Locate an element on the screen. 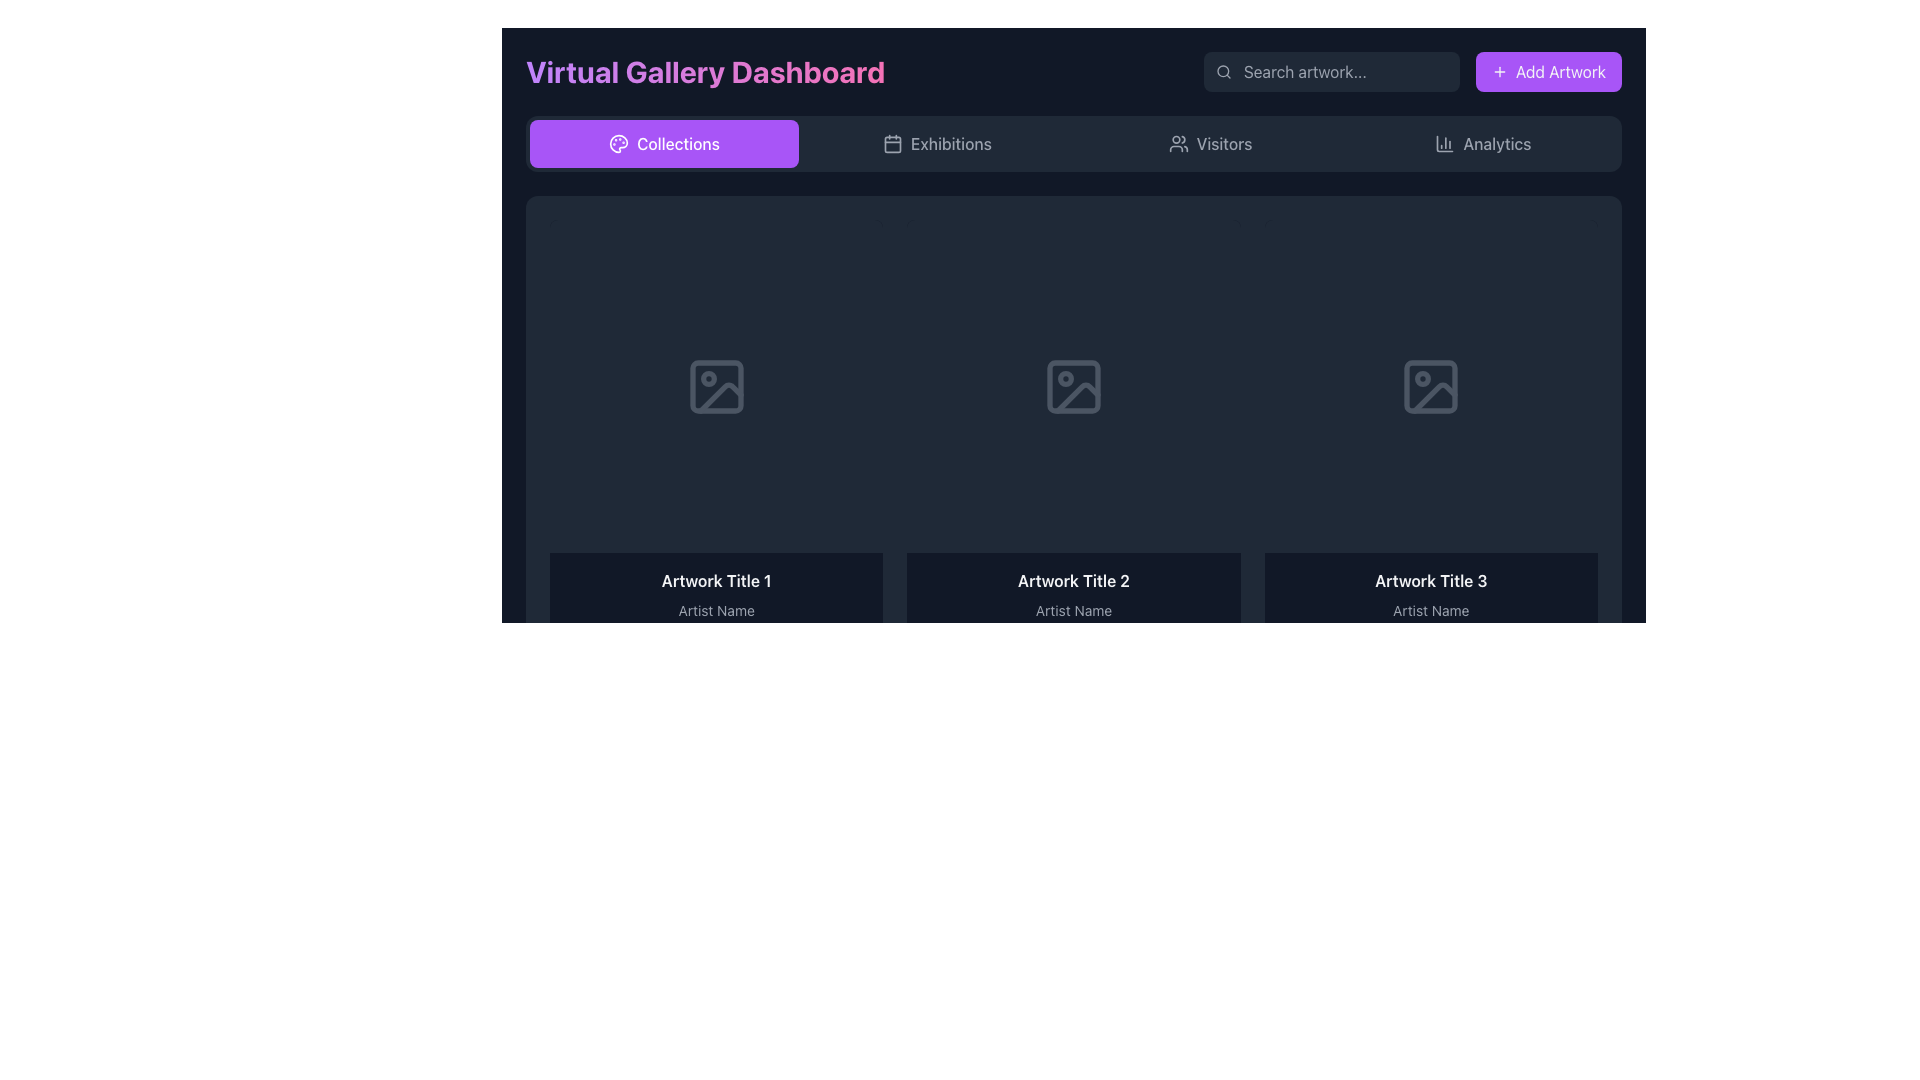 The image size is (1920, 1080). the decorative visual element that is part of the magnifying glass search icon located at the top-right corner of the application interface is located at coordinates (1222, 70).